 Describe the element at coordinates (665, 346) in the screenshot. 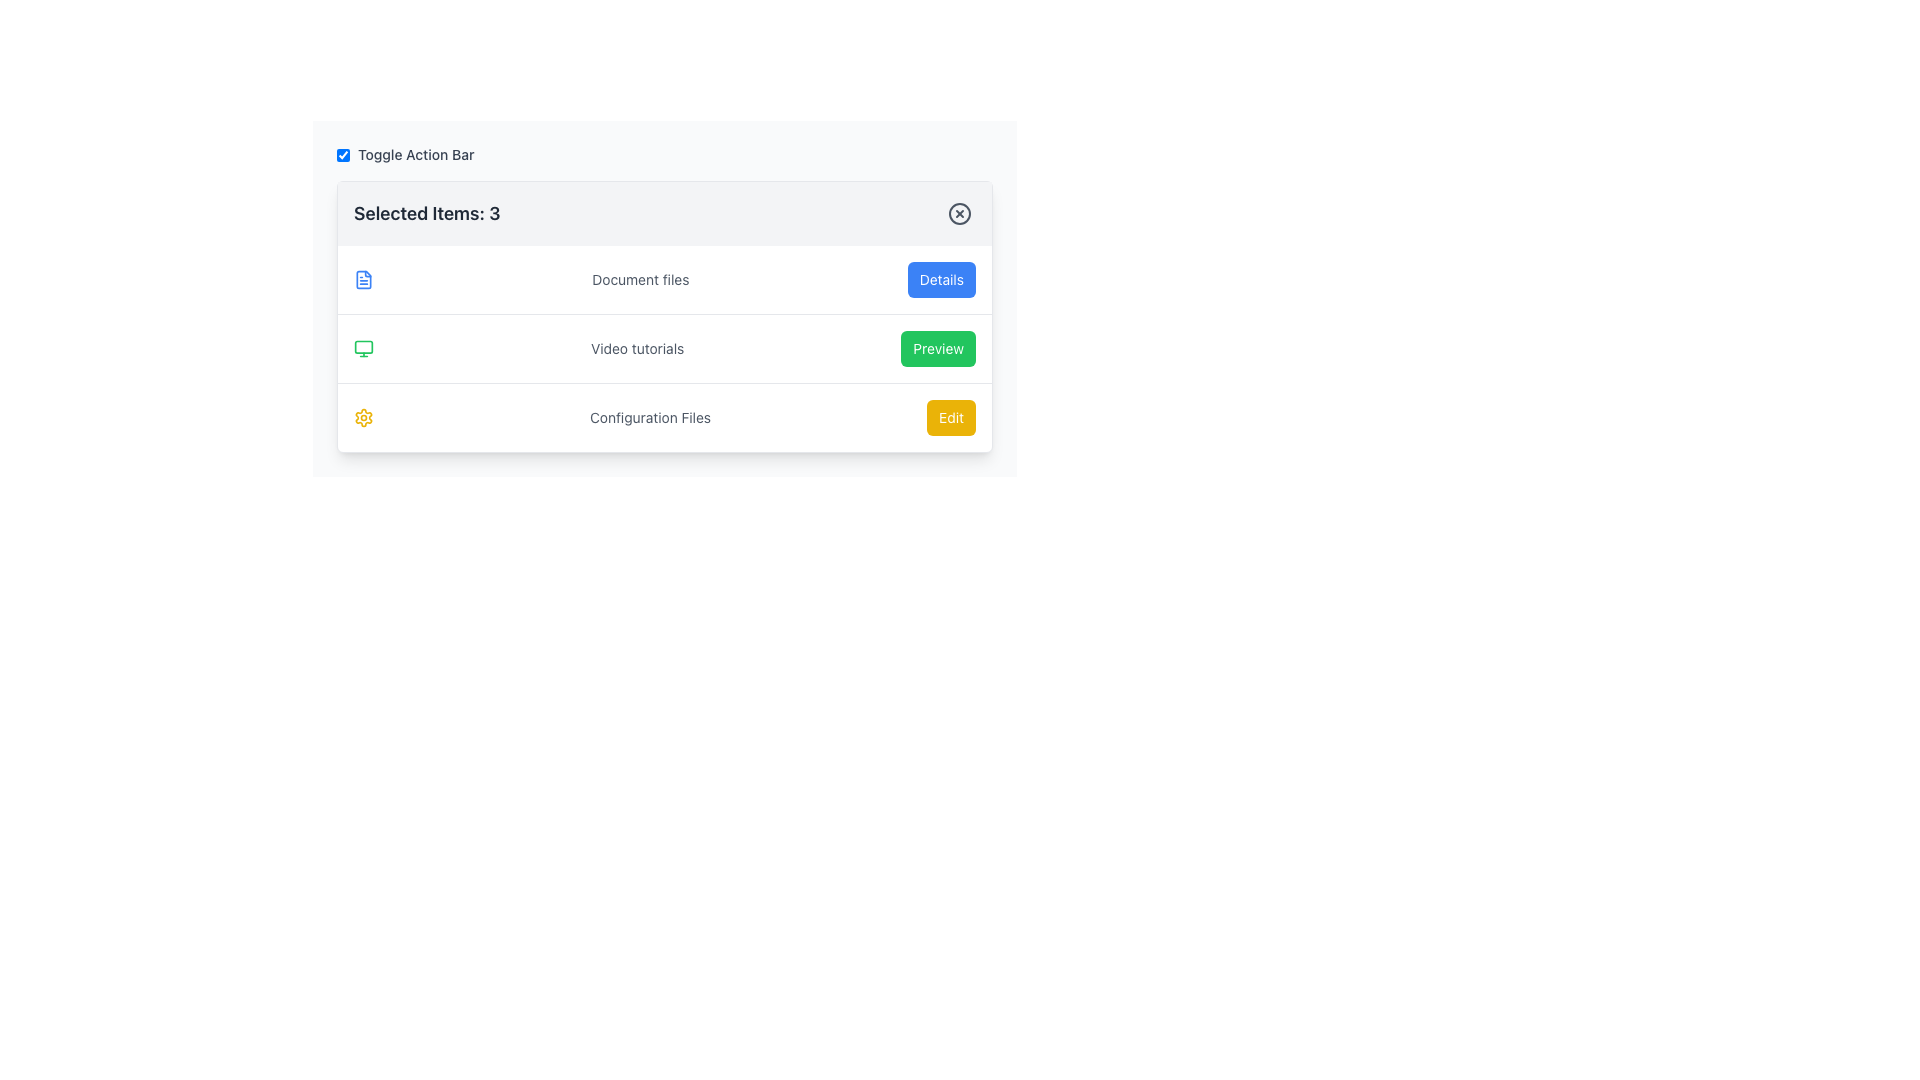

I see `the 'Video tutorials' label by clicking on the second row component that includes an icon, a label, and a 'Preview' button` at that location.